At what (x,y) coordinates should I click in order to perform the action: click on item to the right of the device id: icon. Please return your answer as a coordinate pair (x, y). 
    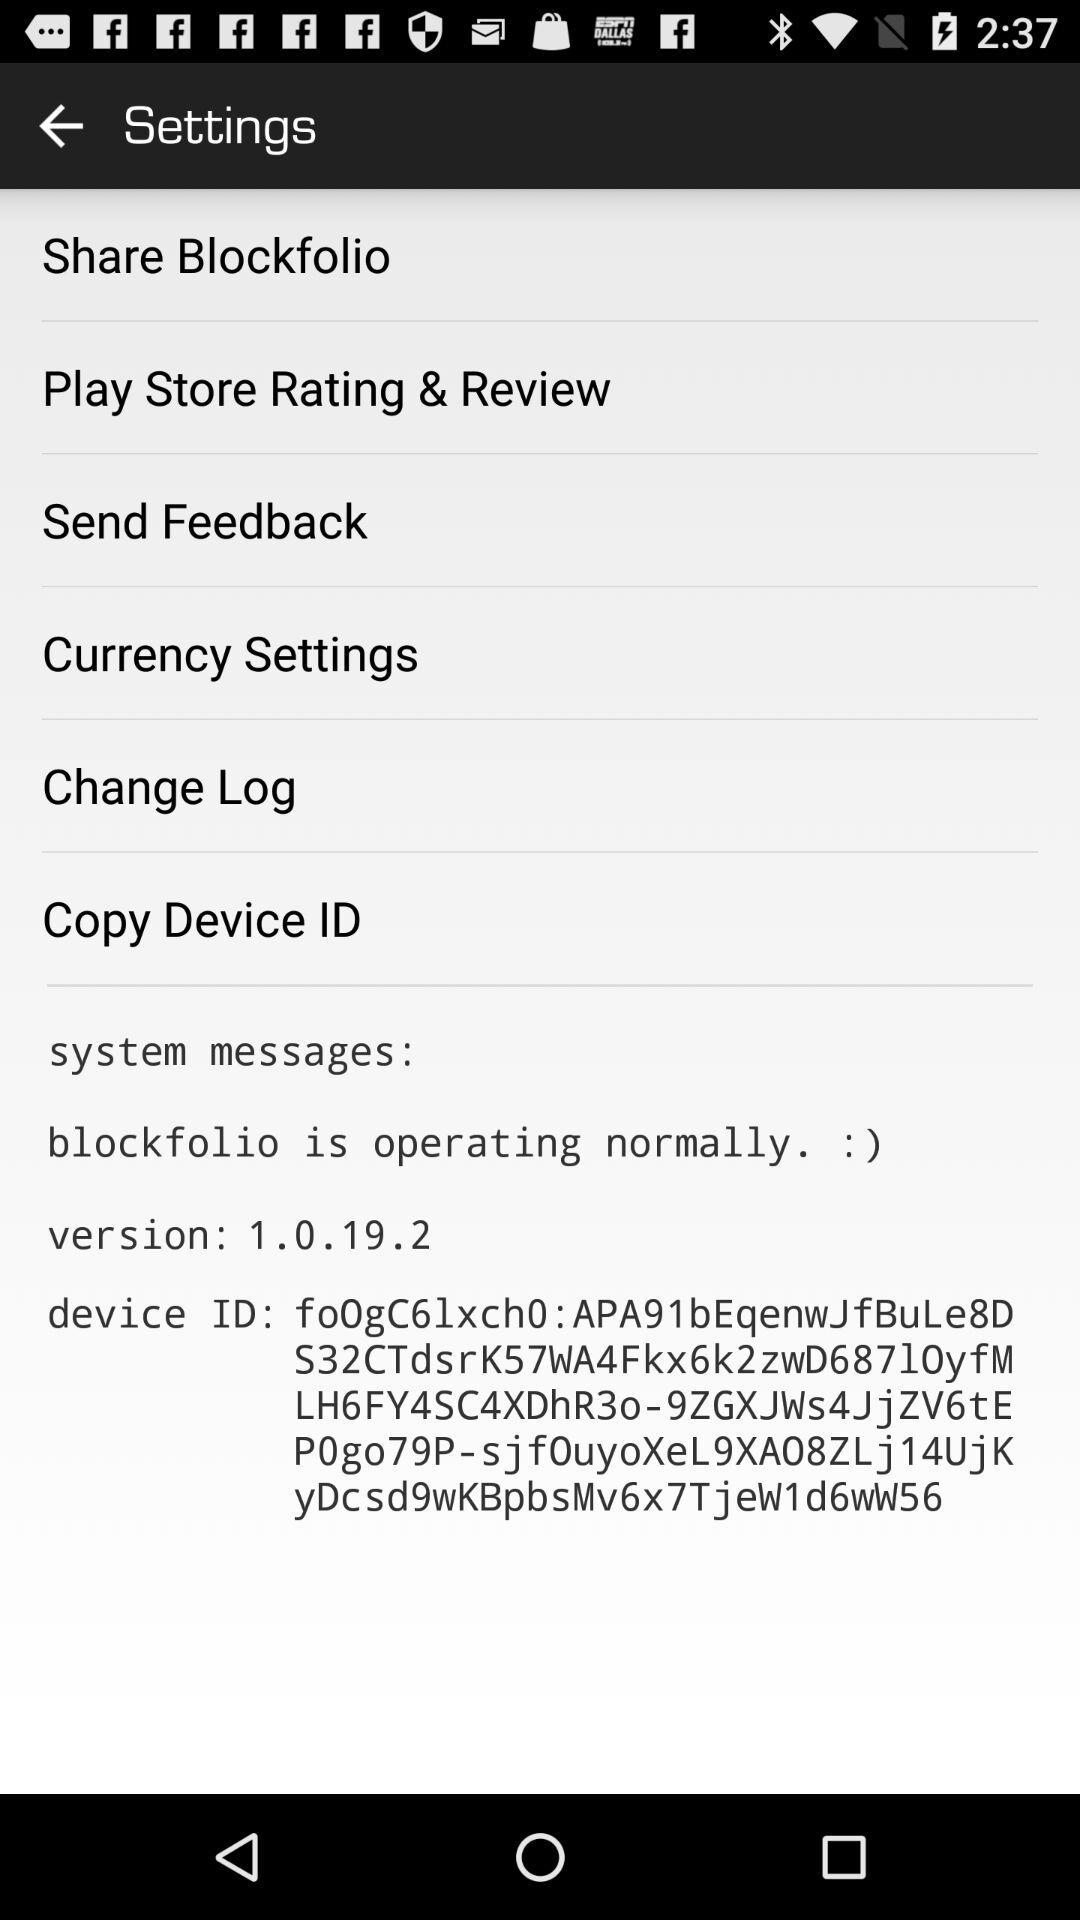
    Looking at the image, I should click on (663, 1402).